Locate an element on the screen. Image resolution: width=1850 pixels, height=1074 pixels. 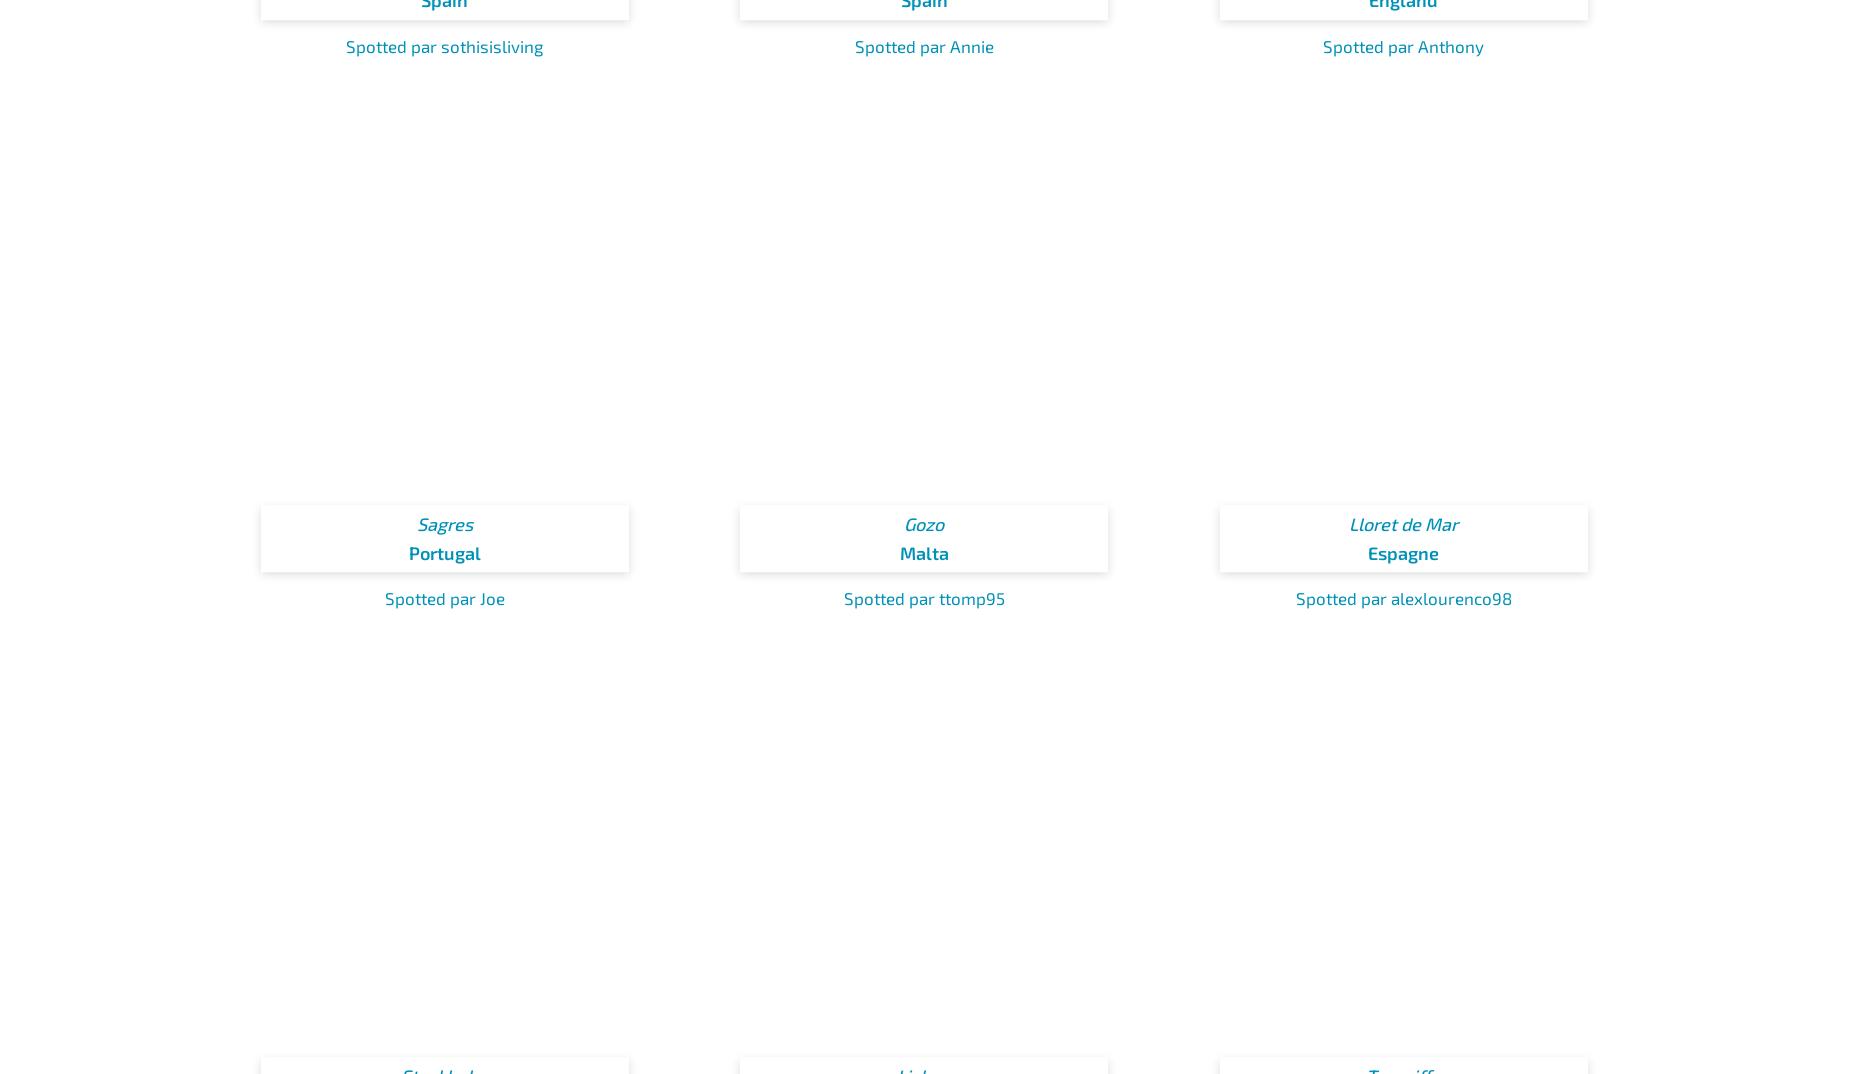
'Portugal' is located at coordinates (406, 551).